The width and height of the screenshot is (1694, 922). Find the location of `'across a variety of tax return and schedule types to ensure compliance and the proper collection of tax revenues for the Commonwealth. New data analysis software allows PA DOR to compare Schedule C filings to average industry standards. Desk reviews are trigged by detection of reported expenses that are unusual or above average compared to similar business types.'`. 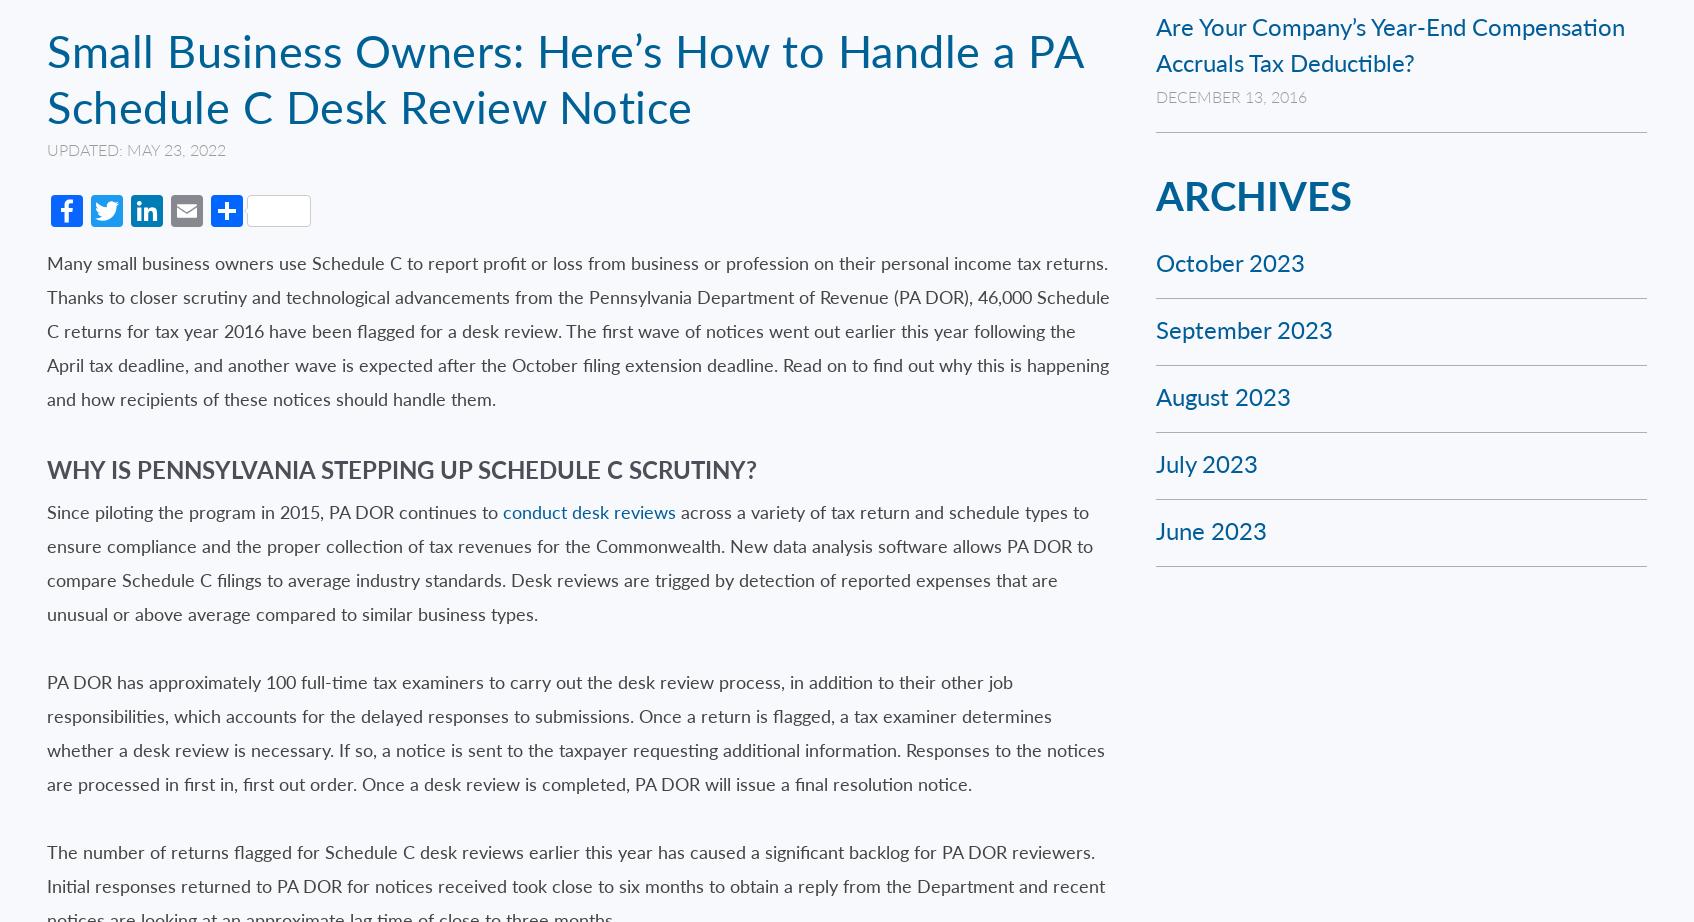

'across a variety of tax return and schedule types to ensure compliance and the proper collection of tax revenues for the Commonwealth. New data analysis software allows PA DOR to compare Schedule C filings to average industry standards. Desk reviews are trigged by detection of reported expenses that are unusual or above average compared to similar business types.' is located at coordinates (570, 561).